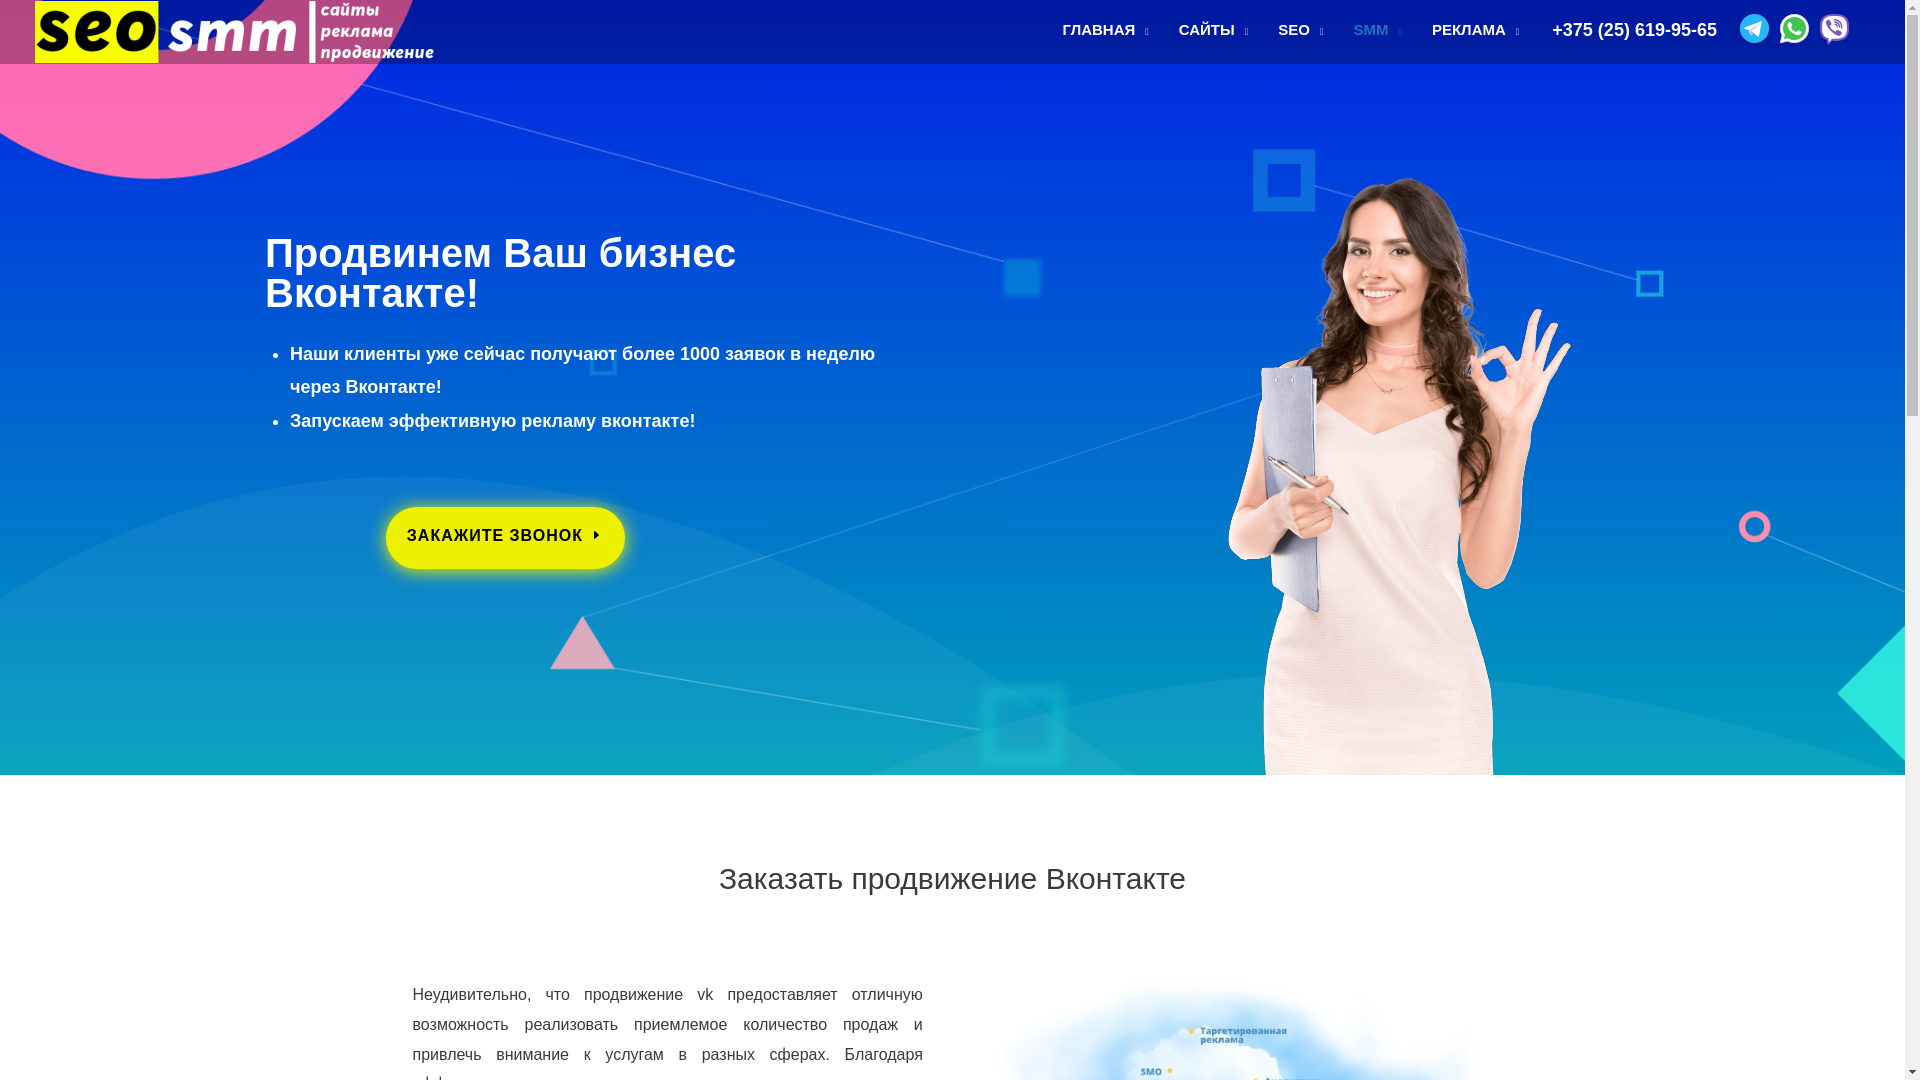 This screenshot has height=1080, width=1920. Describe the element at coordinates (1376, 30) in the screenshot. I see `'SMM'` at that location.